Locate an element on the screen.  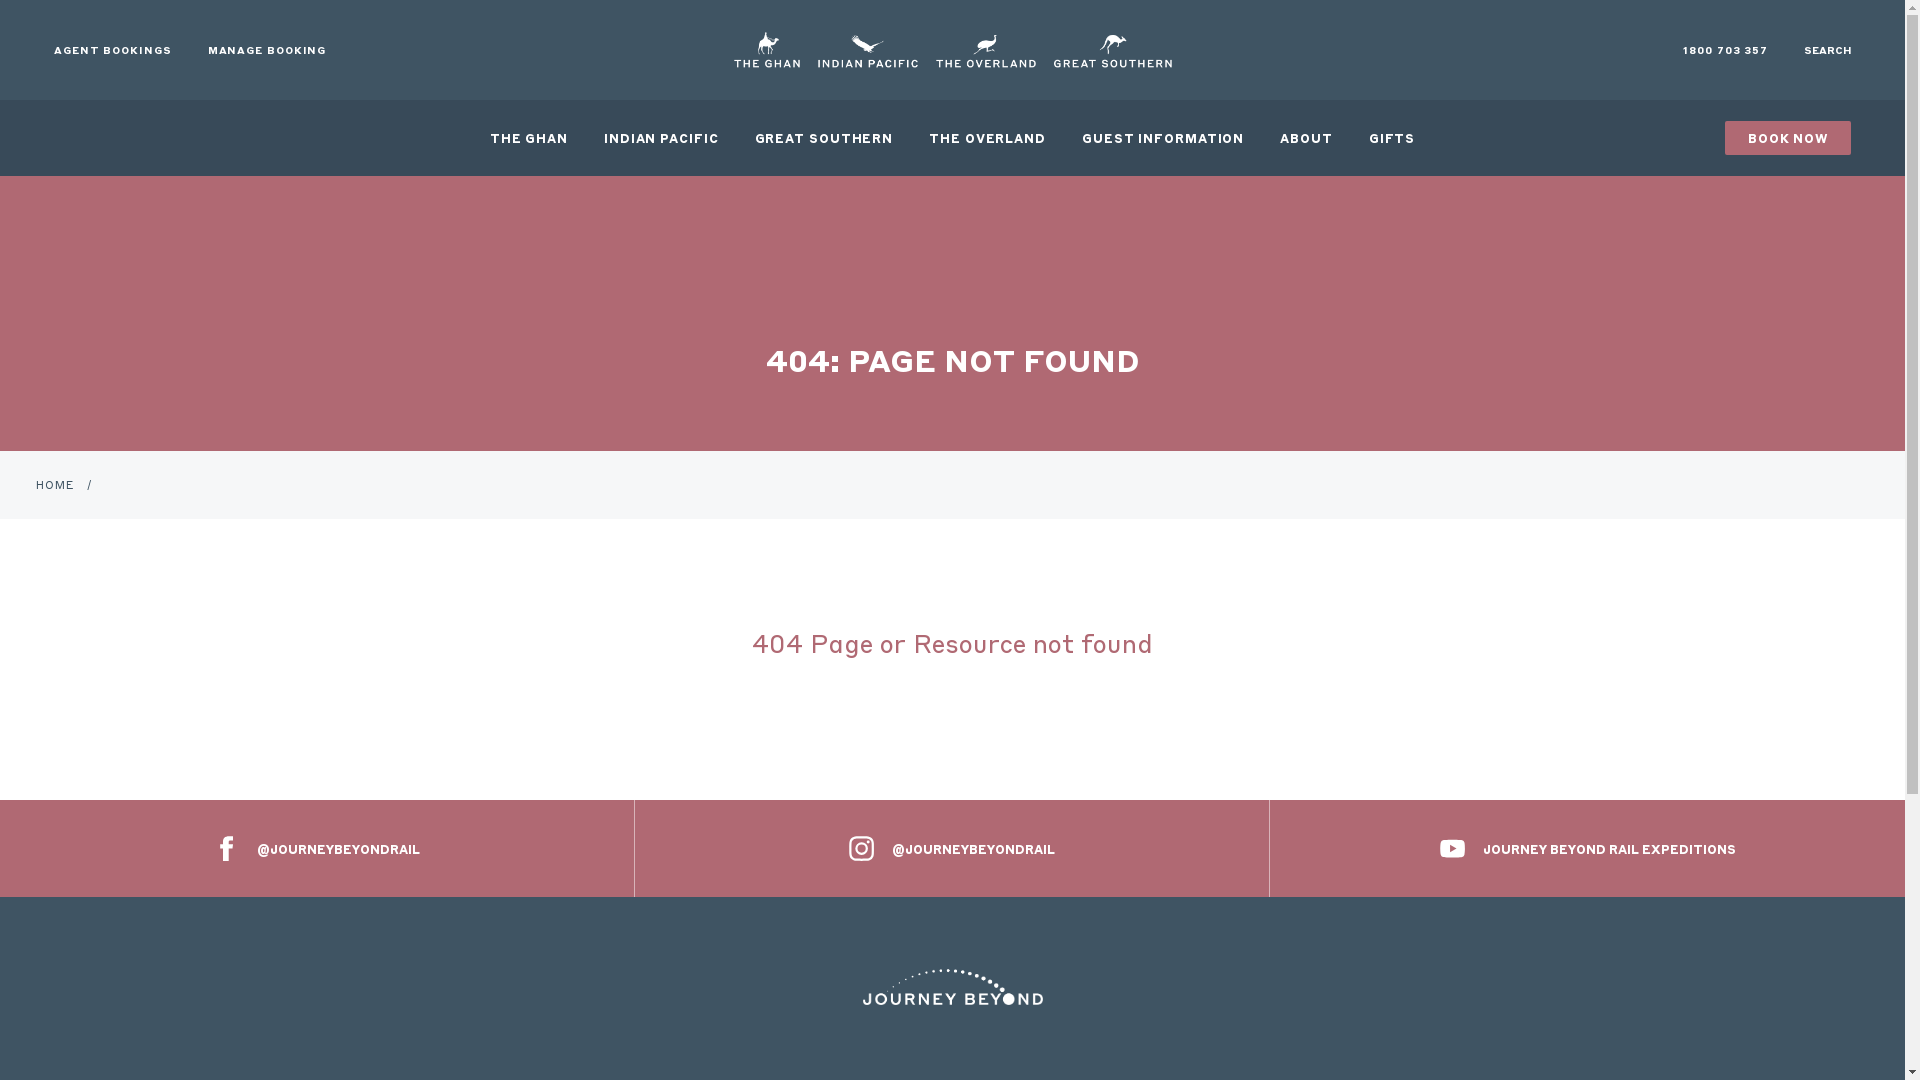
'GIFTS' is located at coordinates (1391, 137).